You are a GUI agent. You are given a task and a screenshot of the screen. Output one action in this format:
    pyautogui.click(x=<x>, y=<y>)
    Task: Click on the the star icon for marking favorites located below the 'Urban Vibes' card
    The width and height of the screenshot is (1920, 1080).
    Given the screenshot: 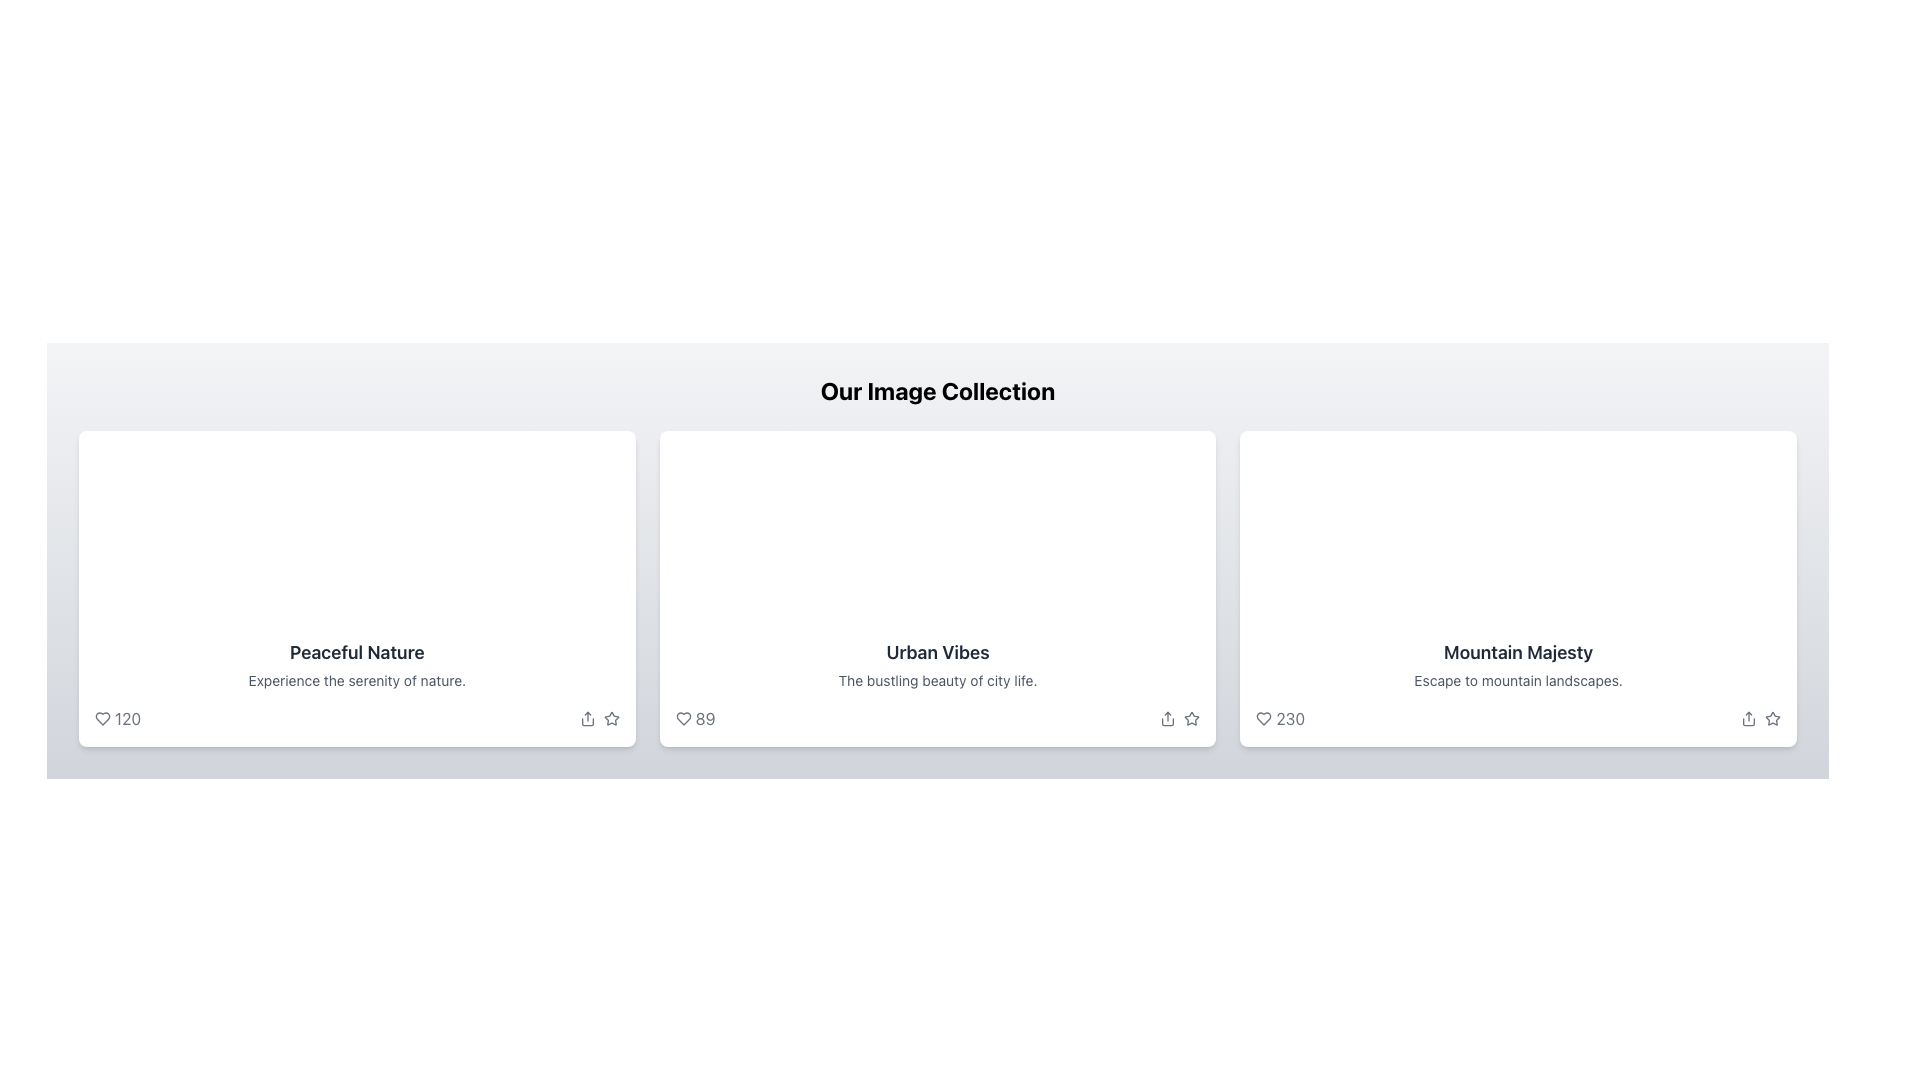 What is the action you would take?
    pyautogui.click(x=1191, y=717)
    